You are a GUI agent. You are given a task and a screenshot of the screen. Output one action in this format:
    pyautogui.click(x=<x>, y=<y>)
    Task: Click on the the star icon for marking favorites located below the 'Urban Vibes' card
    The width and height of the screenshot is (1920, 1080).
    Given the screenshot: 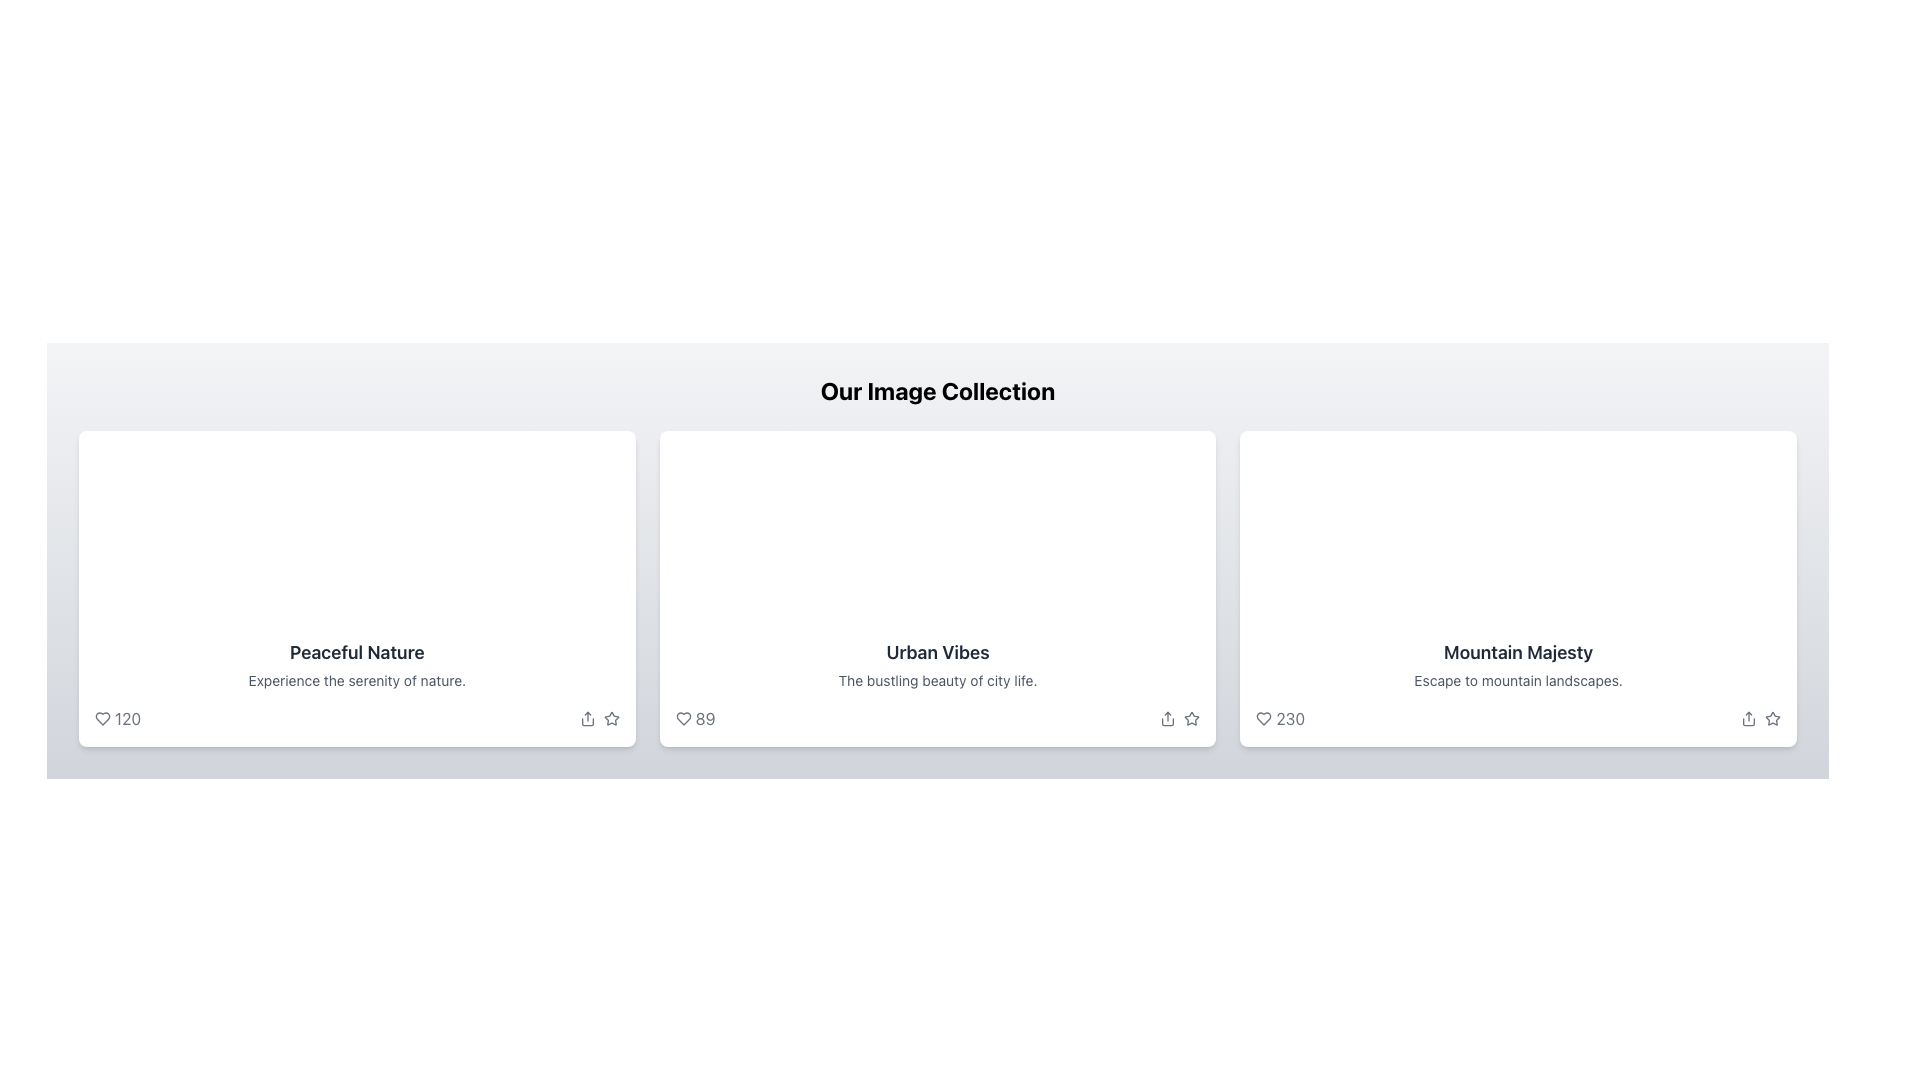 What is the action you would take?
    pyautogui.click(x=1191, y=717)
    